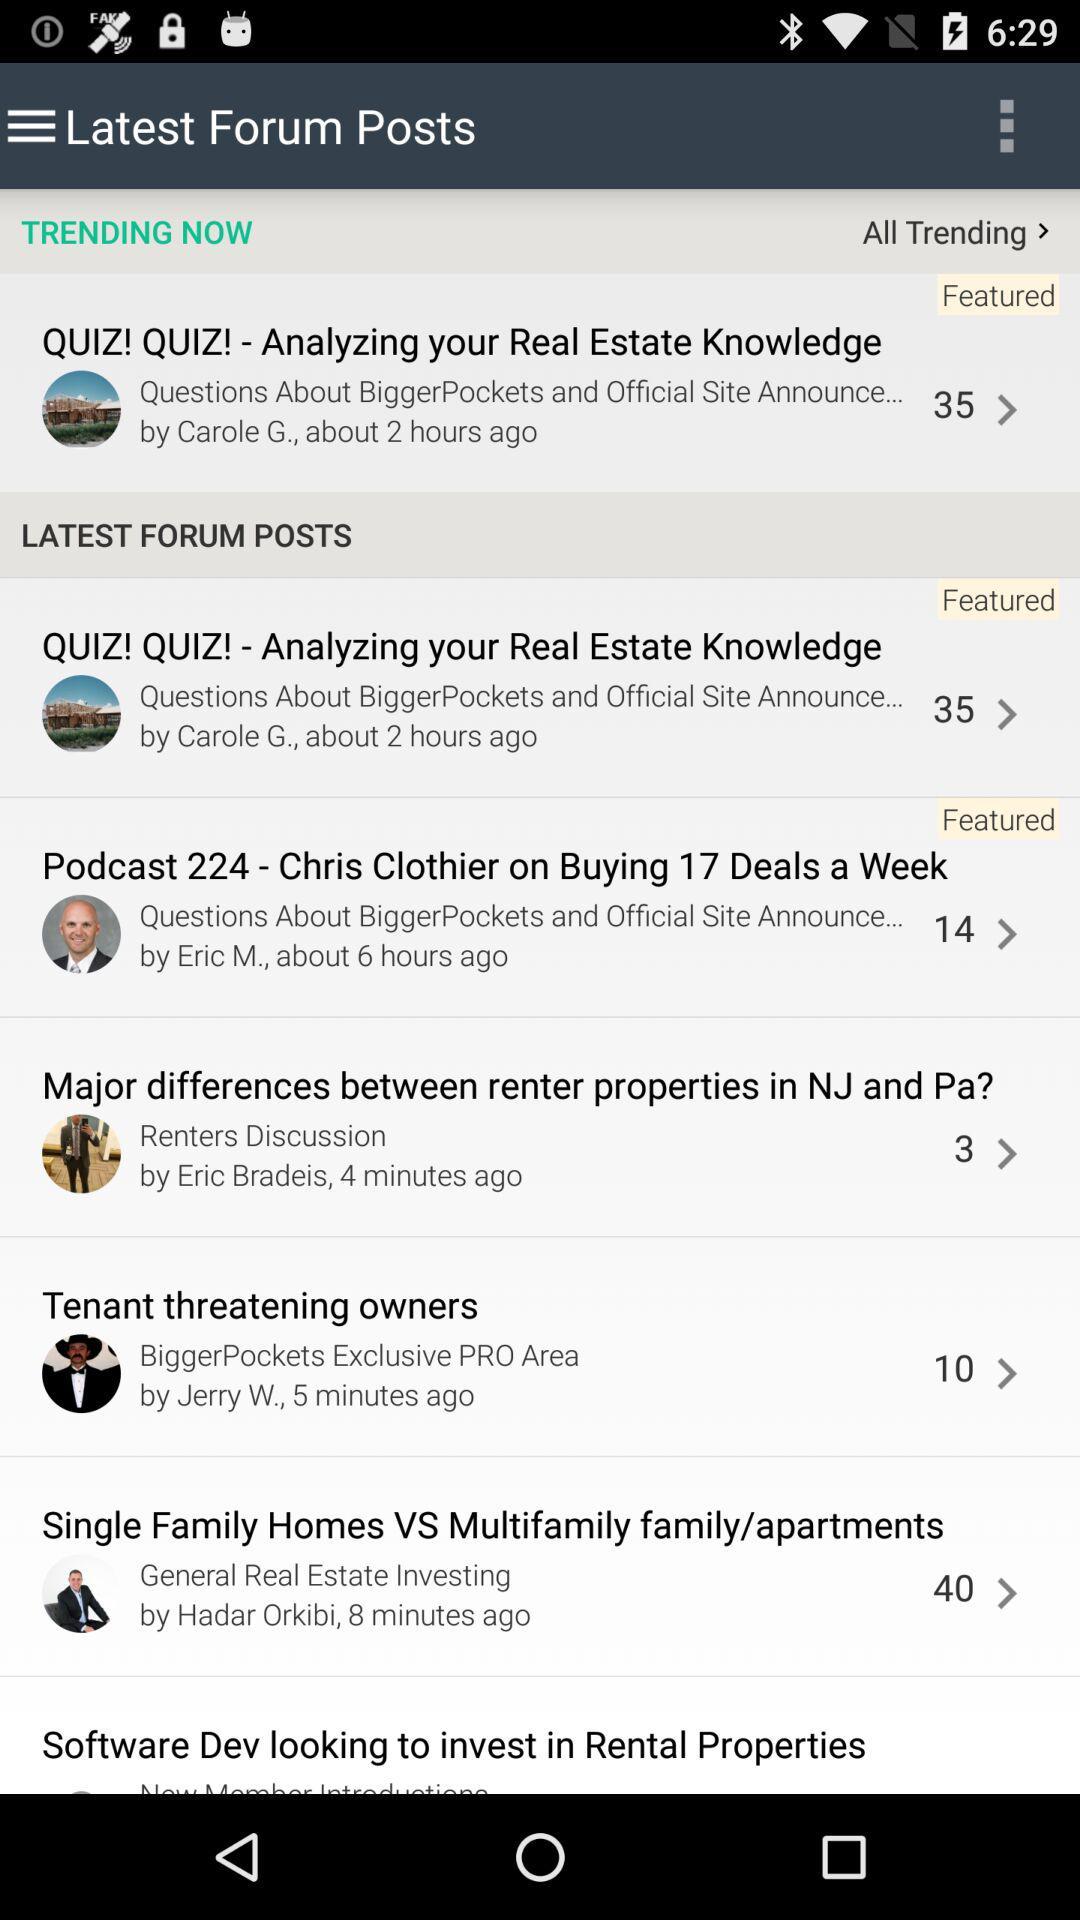  I want to click on by hadar orkibi, so click(530, 1613).